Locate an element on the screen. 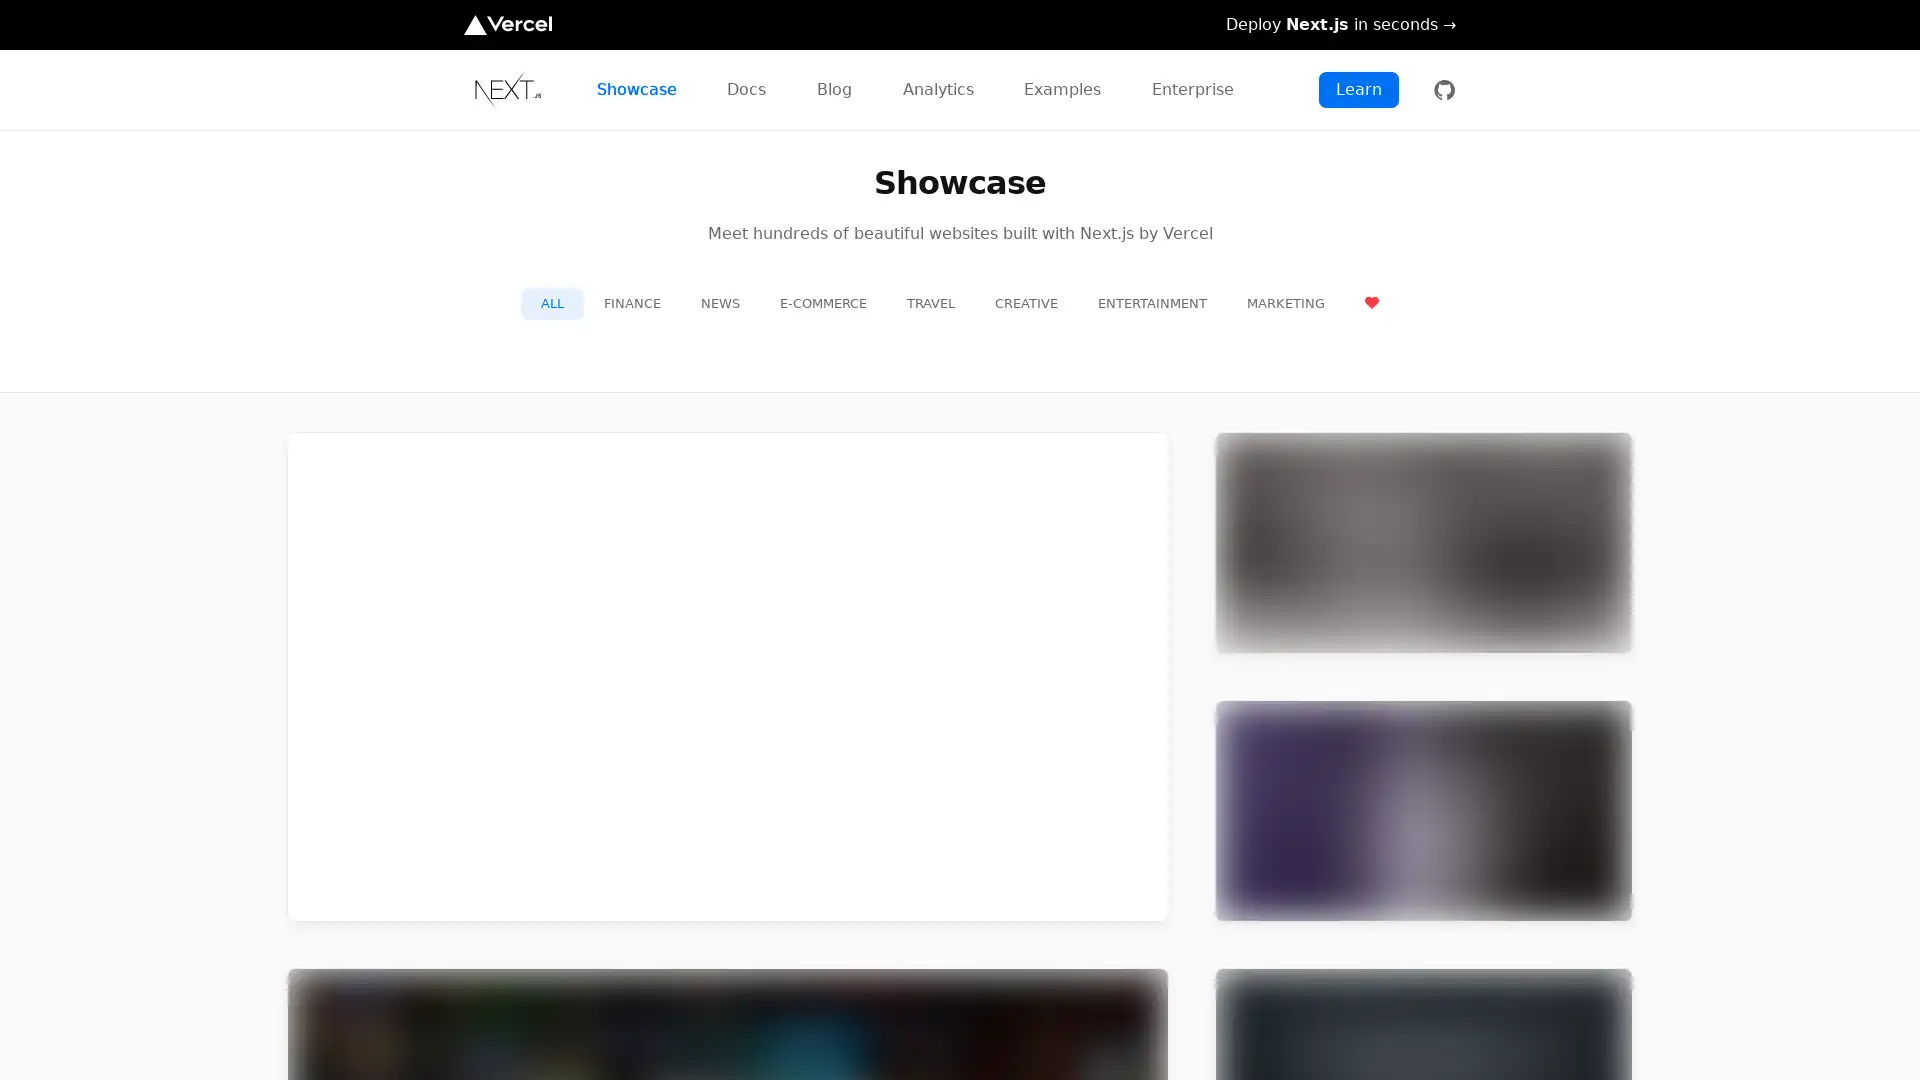  preview for TikTok TikTok https://m.tiktok.com is located at coordinates (727, 675).